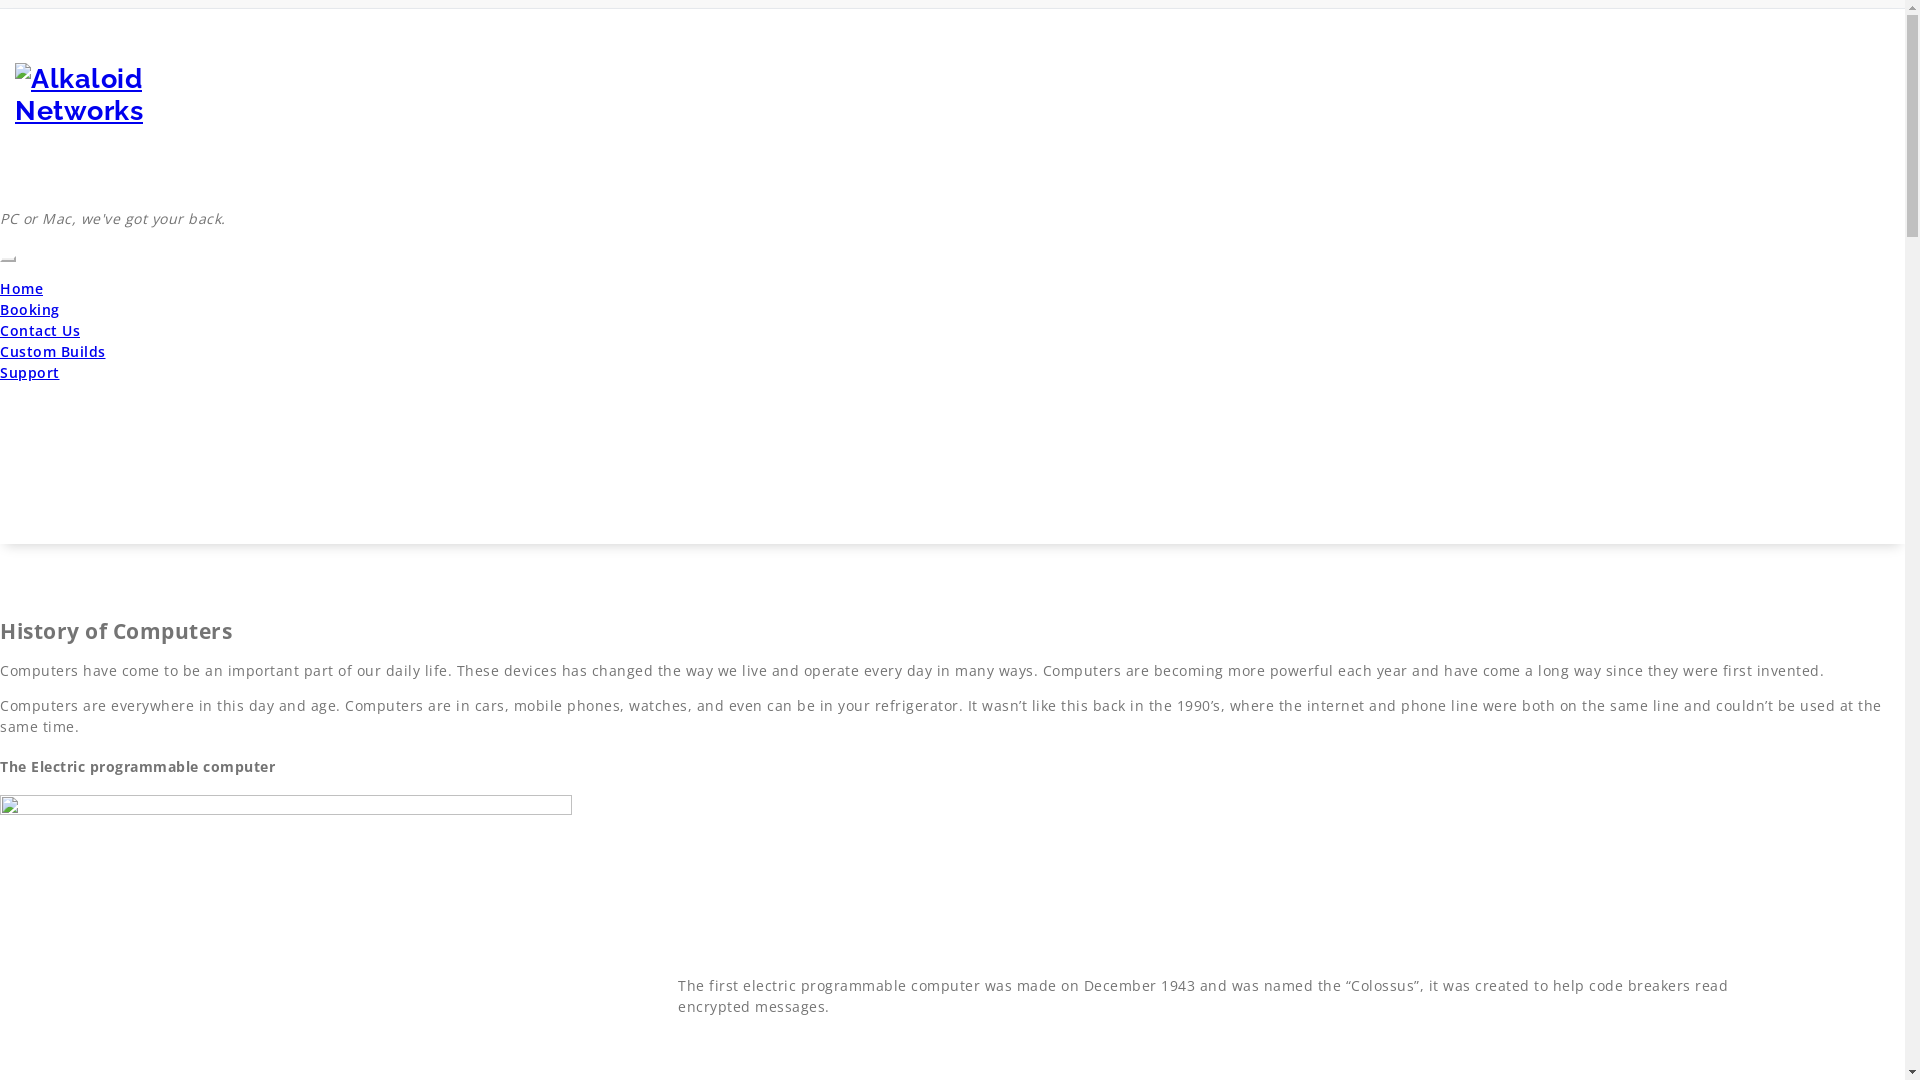 The image size is (1920, 1080). I want to click on 'Contact Us', so click(39, 329).